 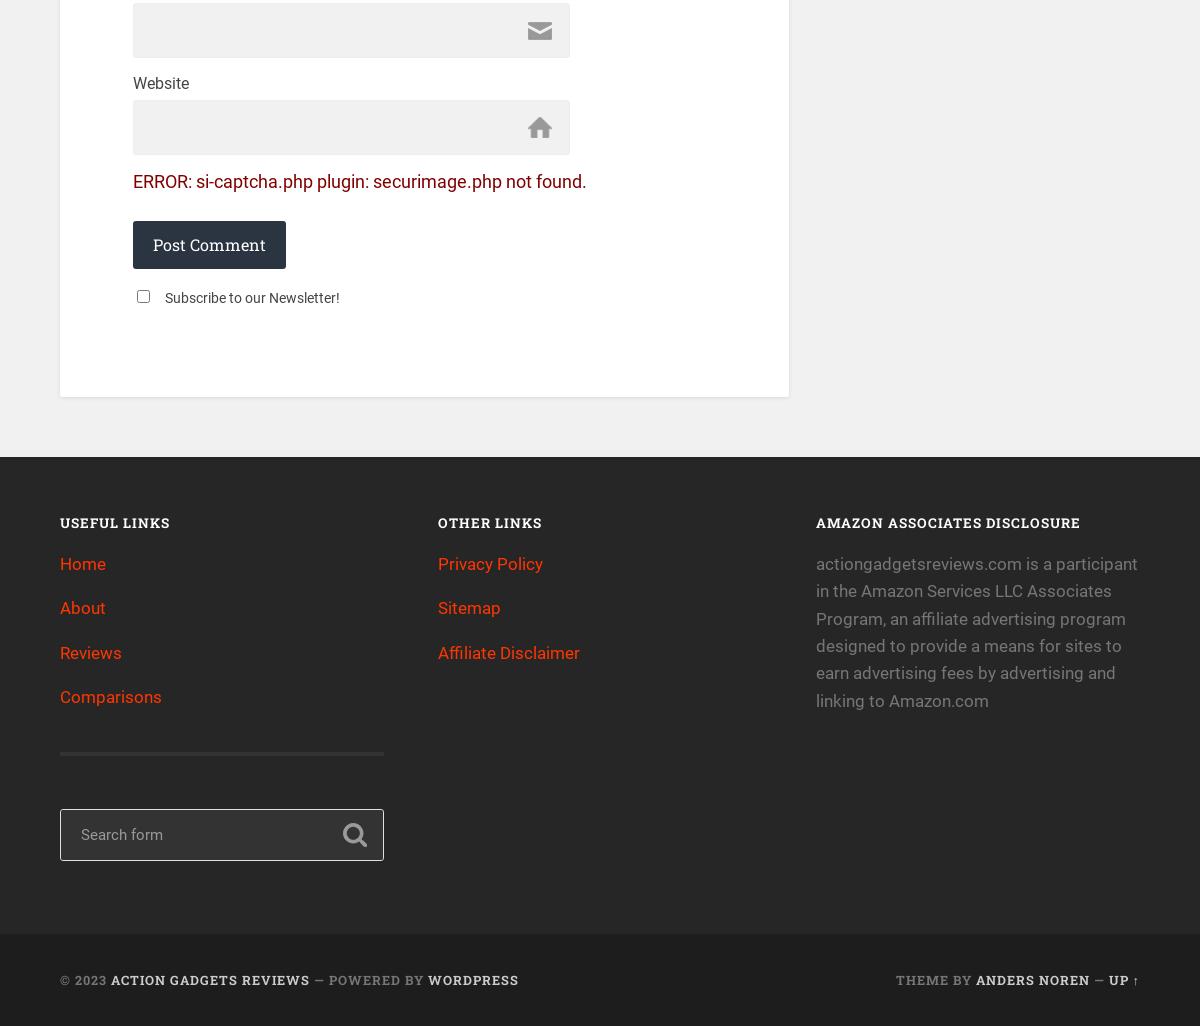 I want to click on 'Sitemap', so click(x=468, y=607).